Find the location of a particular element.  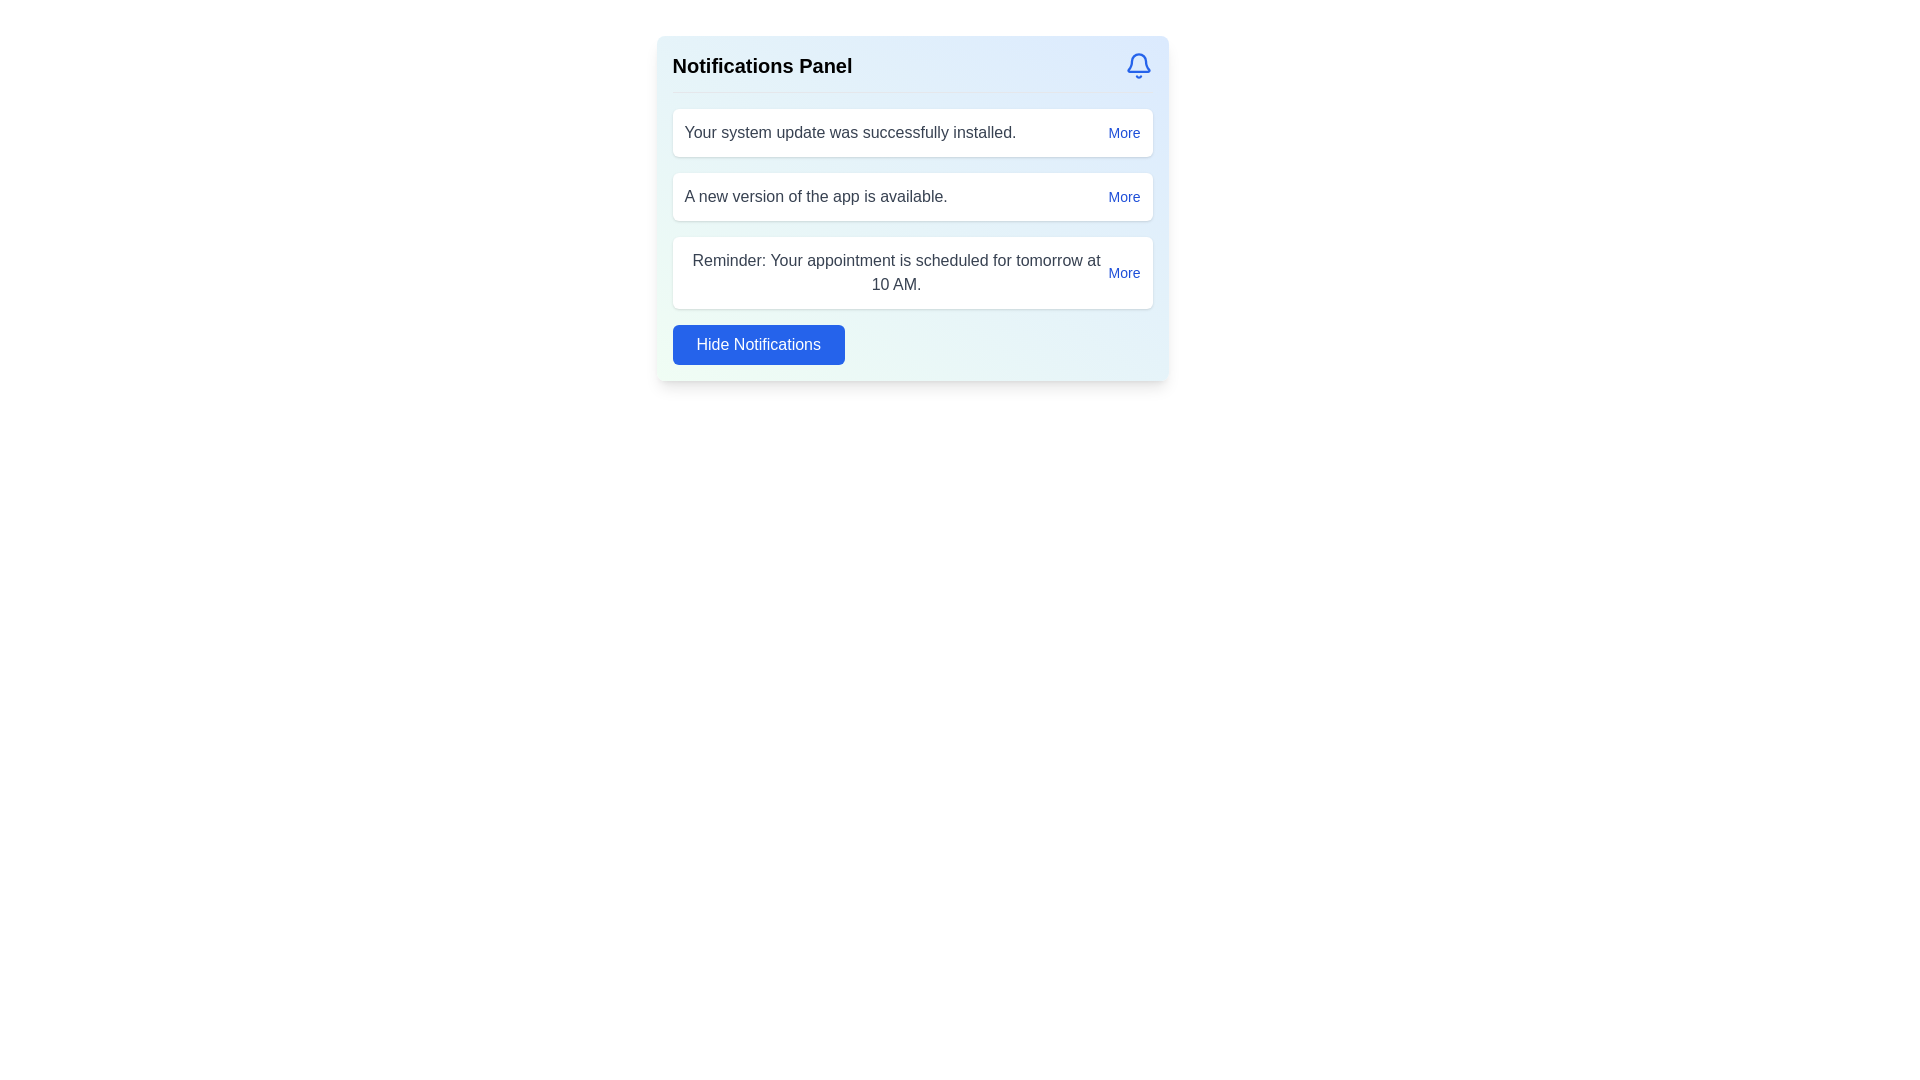

the 'More' link located in the top-right corner of the second notification card for accessibility is located at coordinates (1124, 196).